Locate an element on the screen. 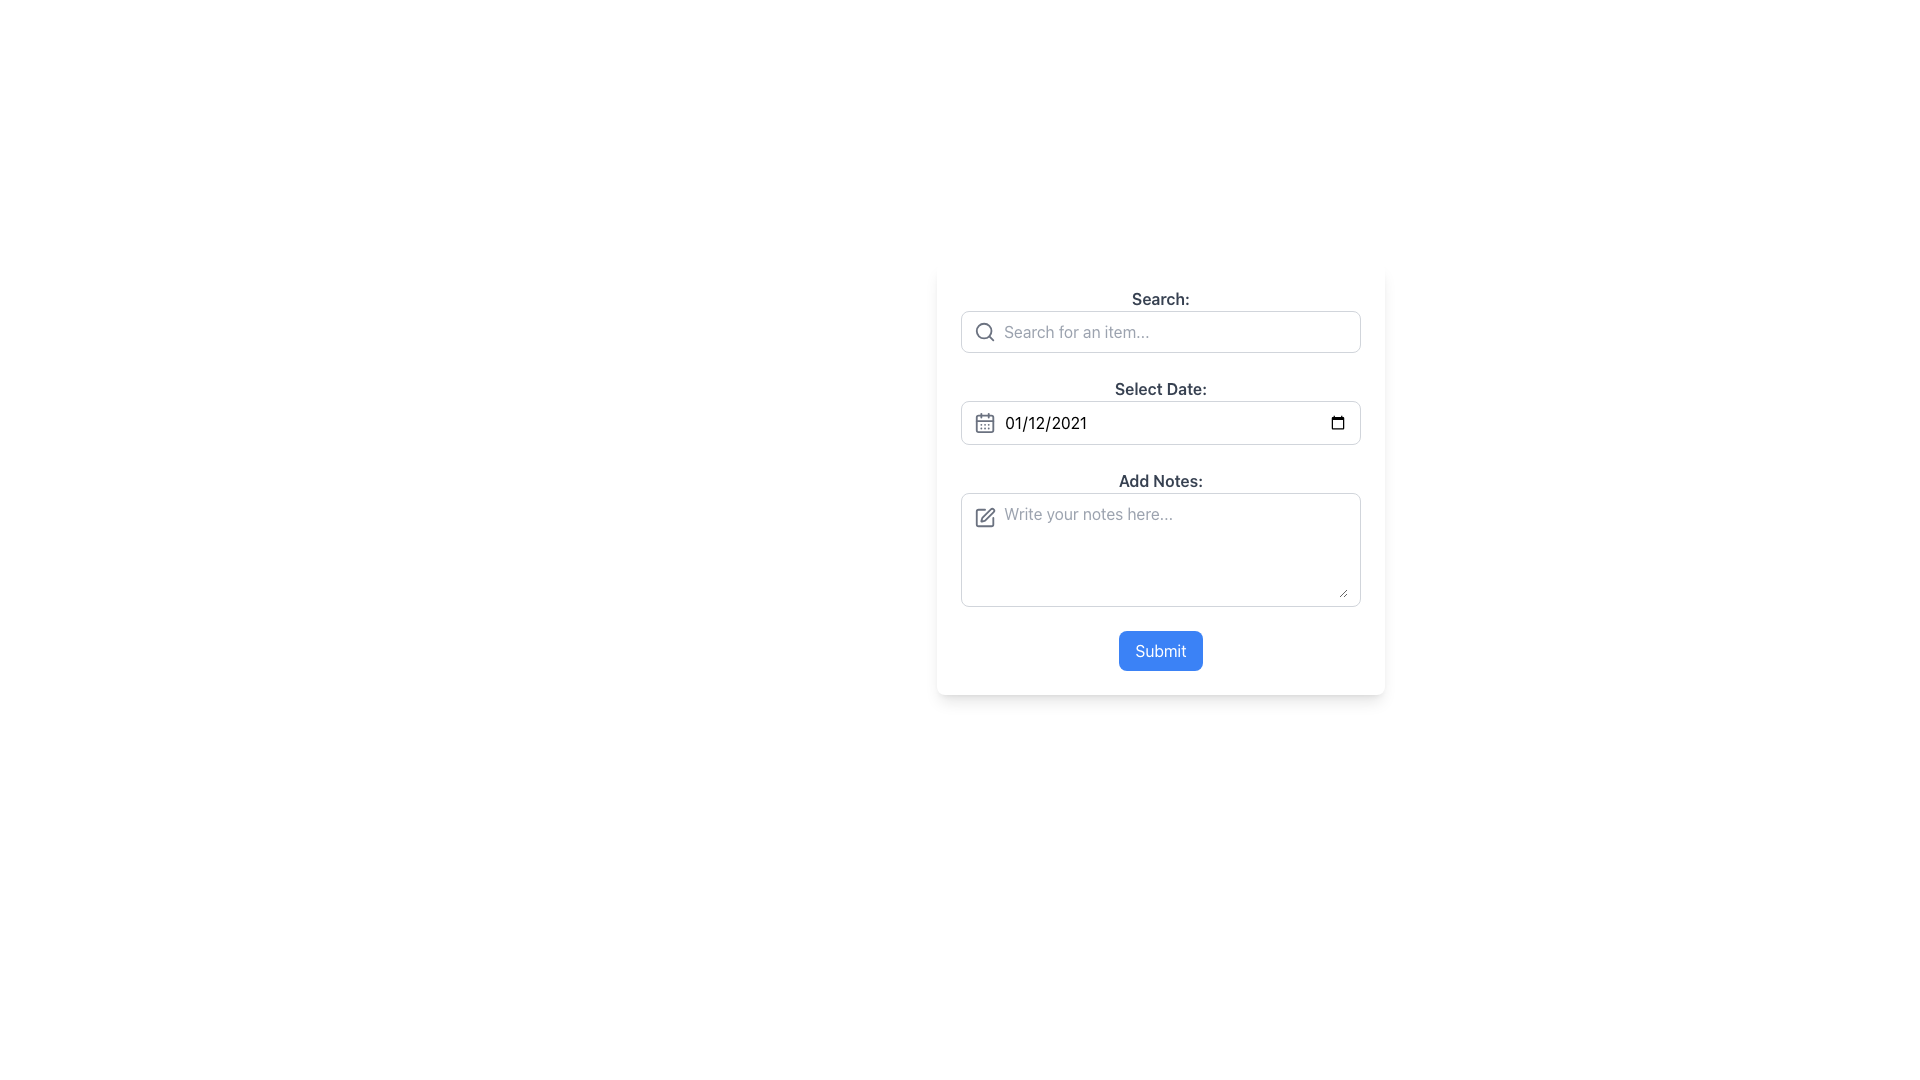 Image resolution: width=1920 pixels, height=1080 pixels. the edit or note-taking icon located at the top-left corner of the 'Add Notes' section, adjacent to the placeholder text box labeled 'Write your notes here...' is located at coordinates (984, 516).